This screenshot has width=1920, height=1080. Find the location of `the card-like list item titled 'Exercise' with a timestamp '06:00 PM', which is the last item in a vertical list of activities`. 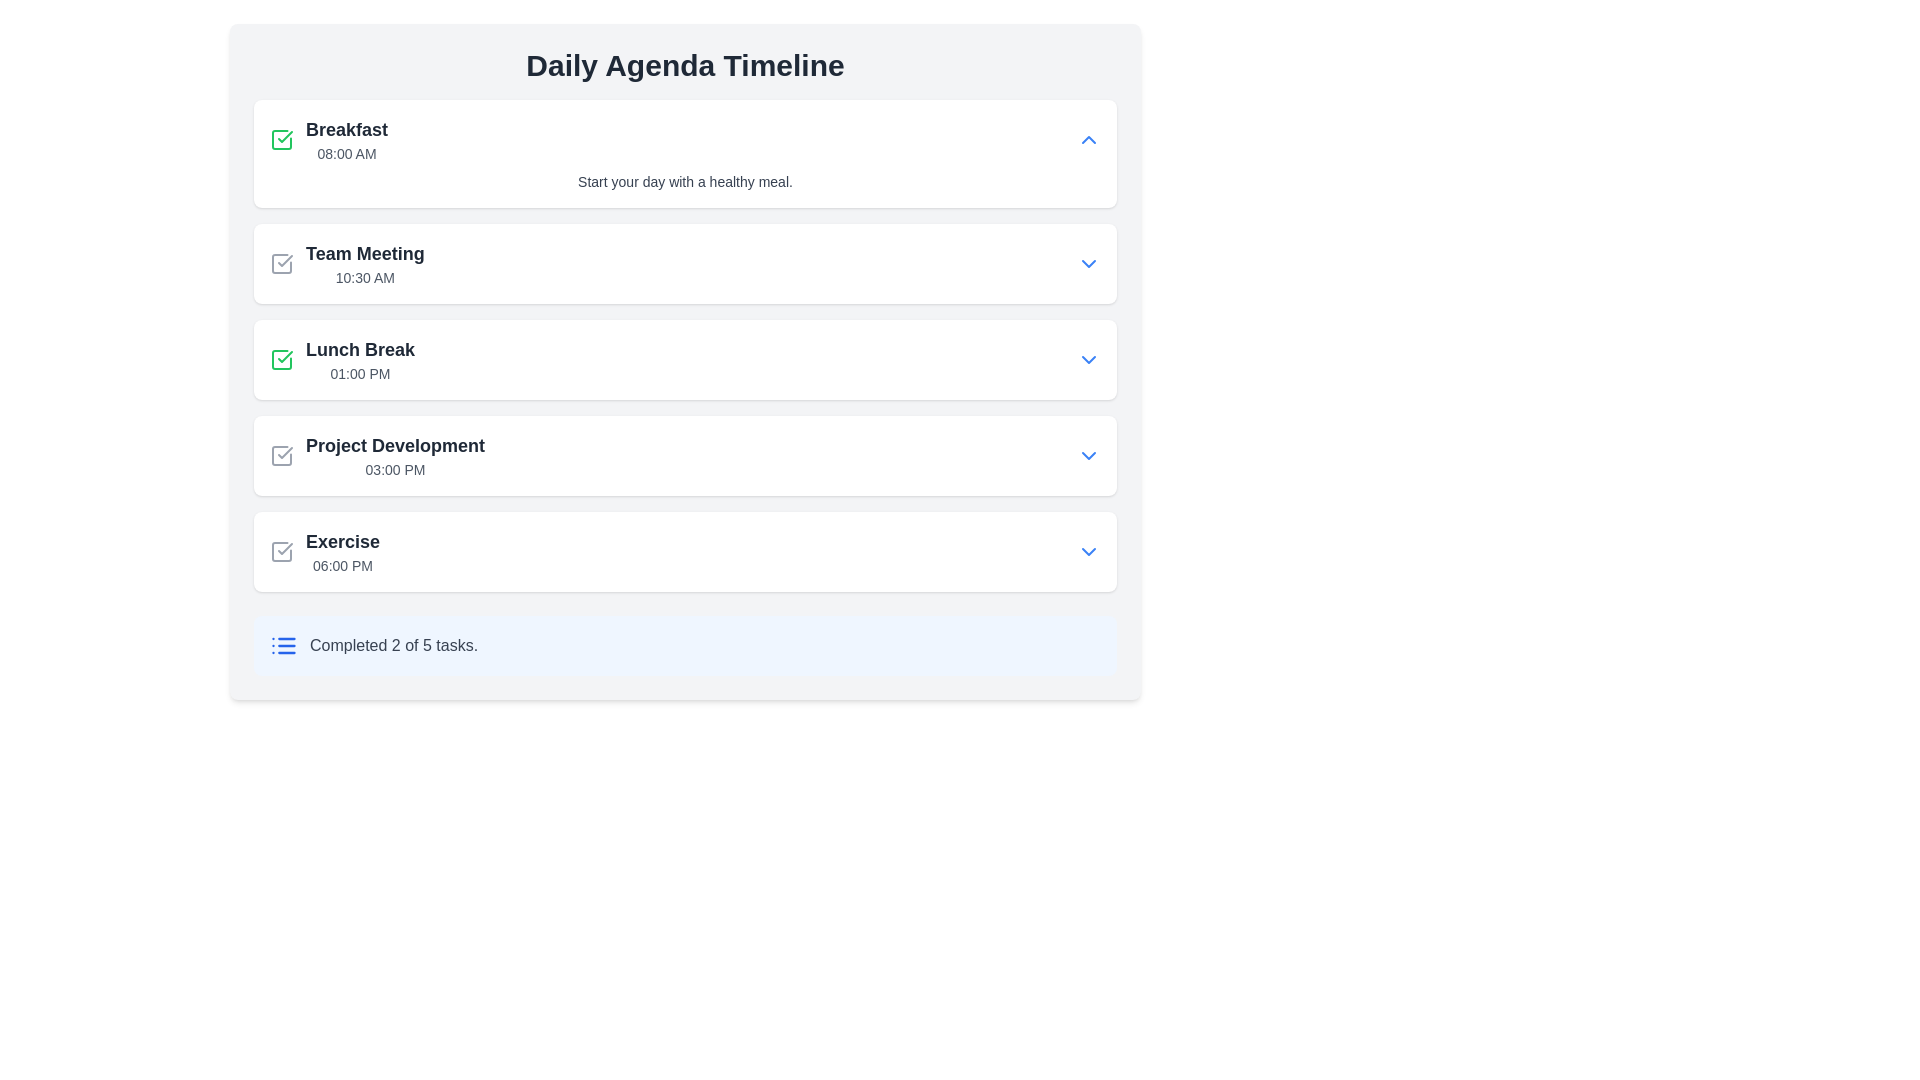

the card-like list item titled 'Exercise' with a timestamp '06:00 PM', which is the last item in a vertical list of activities is located at coordinates (685, 551).